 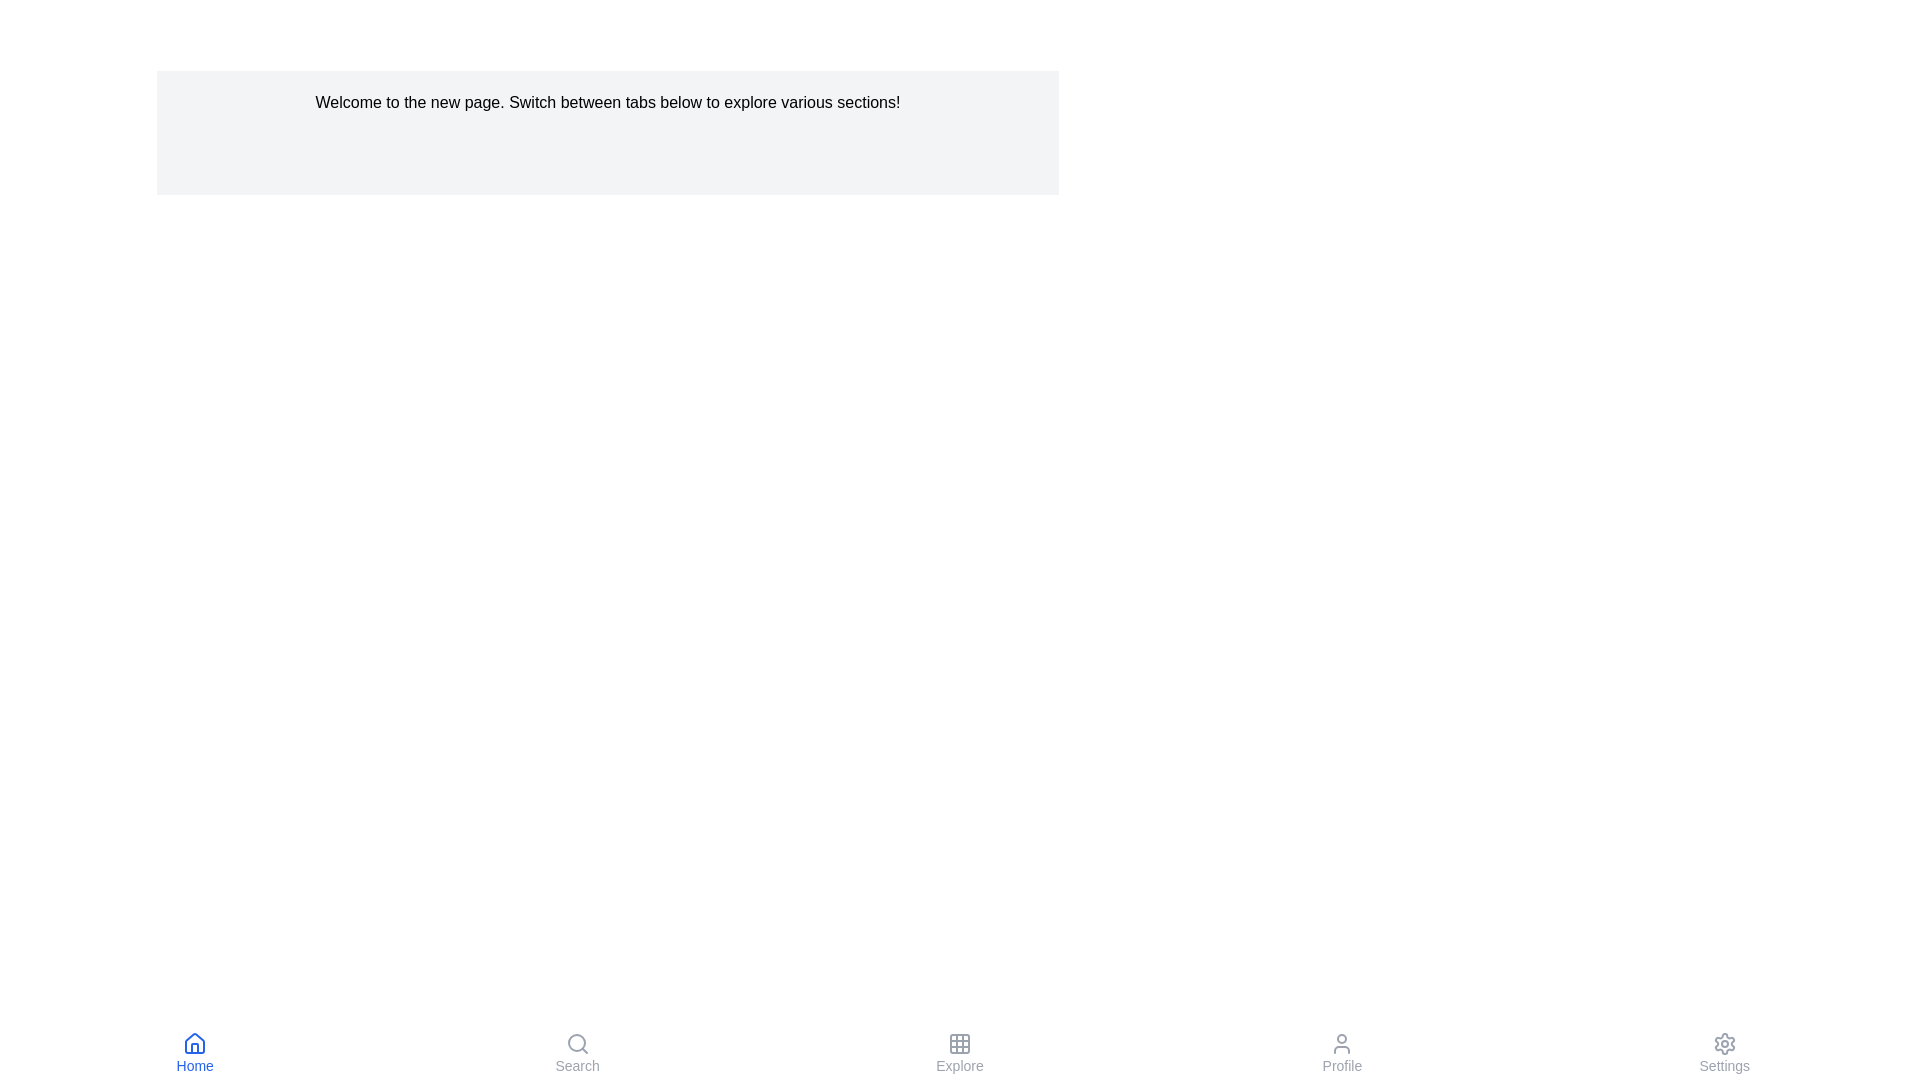 What do you see at coordinates (1723, 1052) in the screenshot?
I see `the 'Settings' button located at the far right of the bottom navigation bar to possibly reveal additional information` at bounding box center [1723, 1052].